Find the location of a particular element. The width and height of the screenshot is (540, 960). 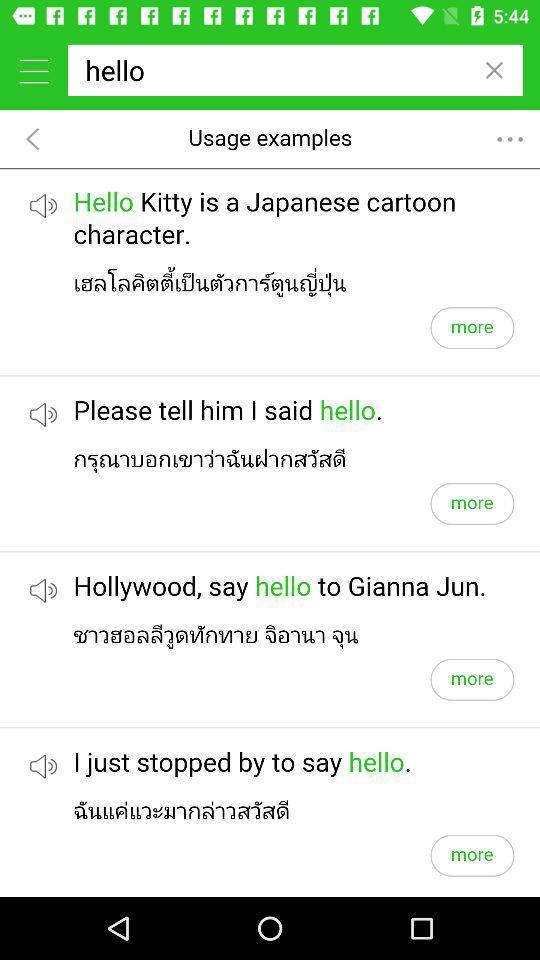

open menu is located at coordinates (33, 70).